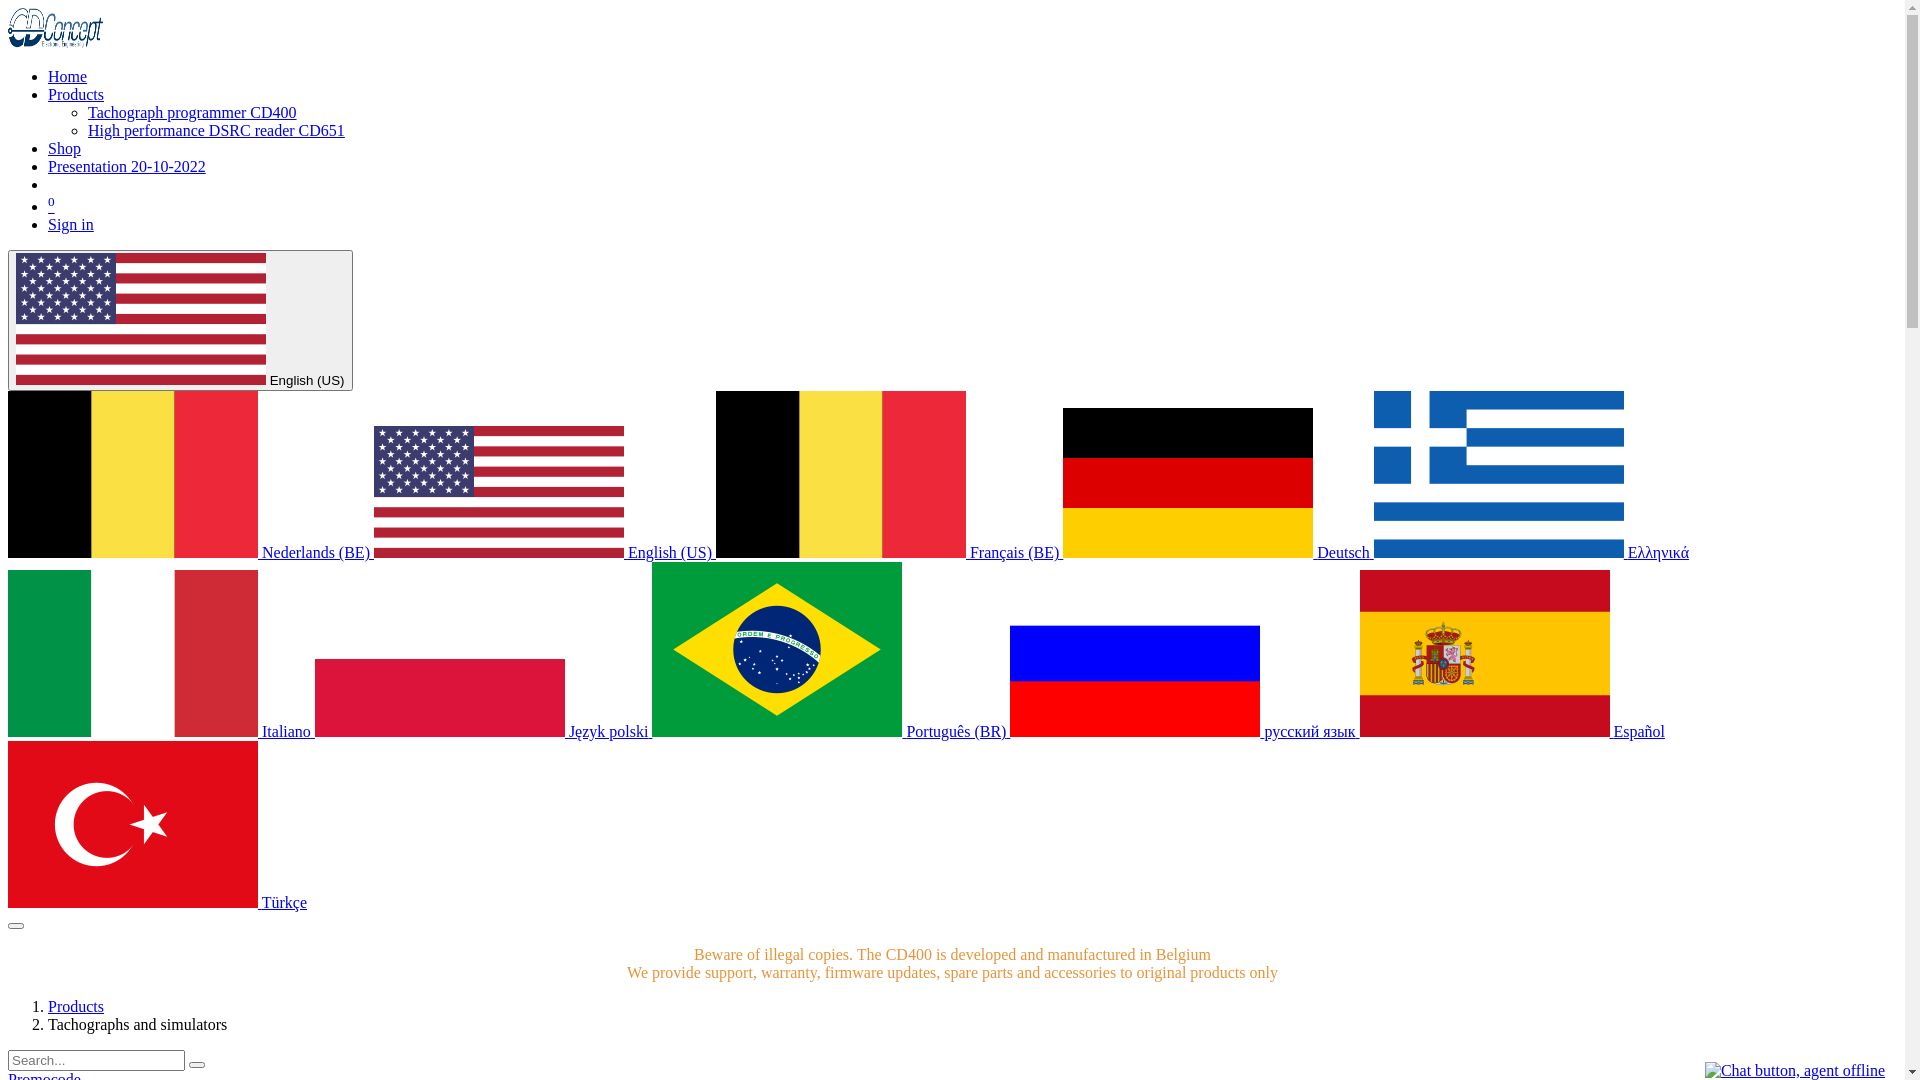 This screenshot has height=1080, width=1920. What do you see at coordinates (125, 165) in the screenshot?
I see `'Presentation 20-10-2022'` at bounding box center [125, 165].